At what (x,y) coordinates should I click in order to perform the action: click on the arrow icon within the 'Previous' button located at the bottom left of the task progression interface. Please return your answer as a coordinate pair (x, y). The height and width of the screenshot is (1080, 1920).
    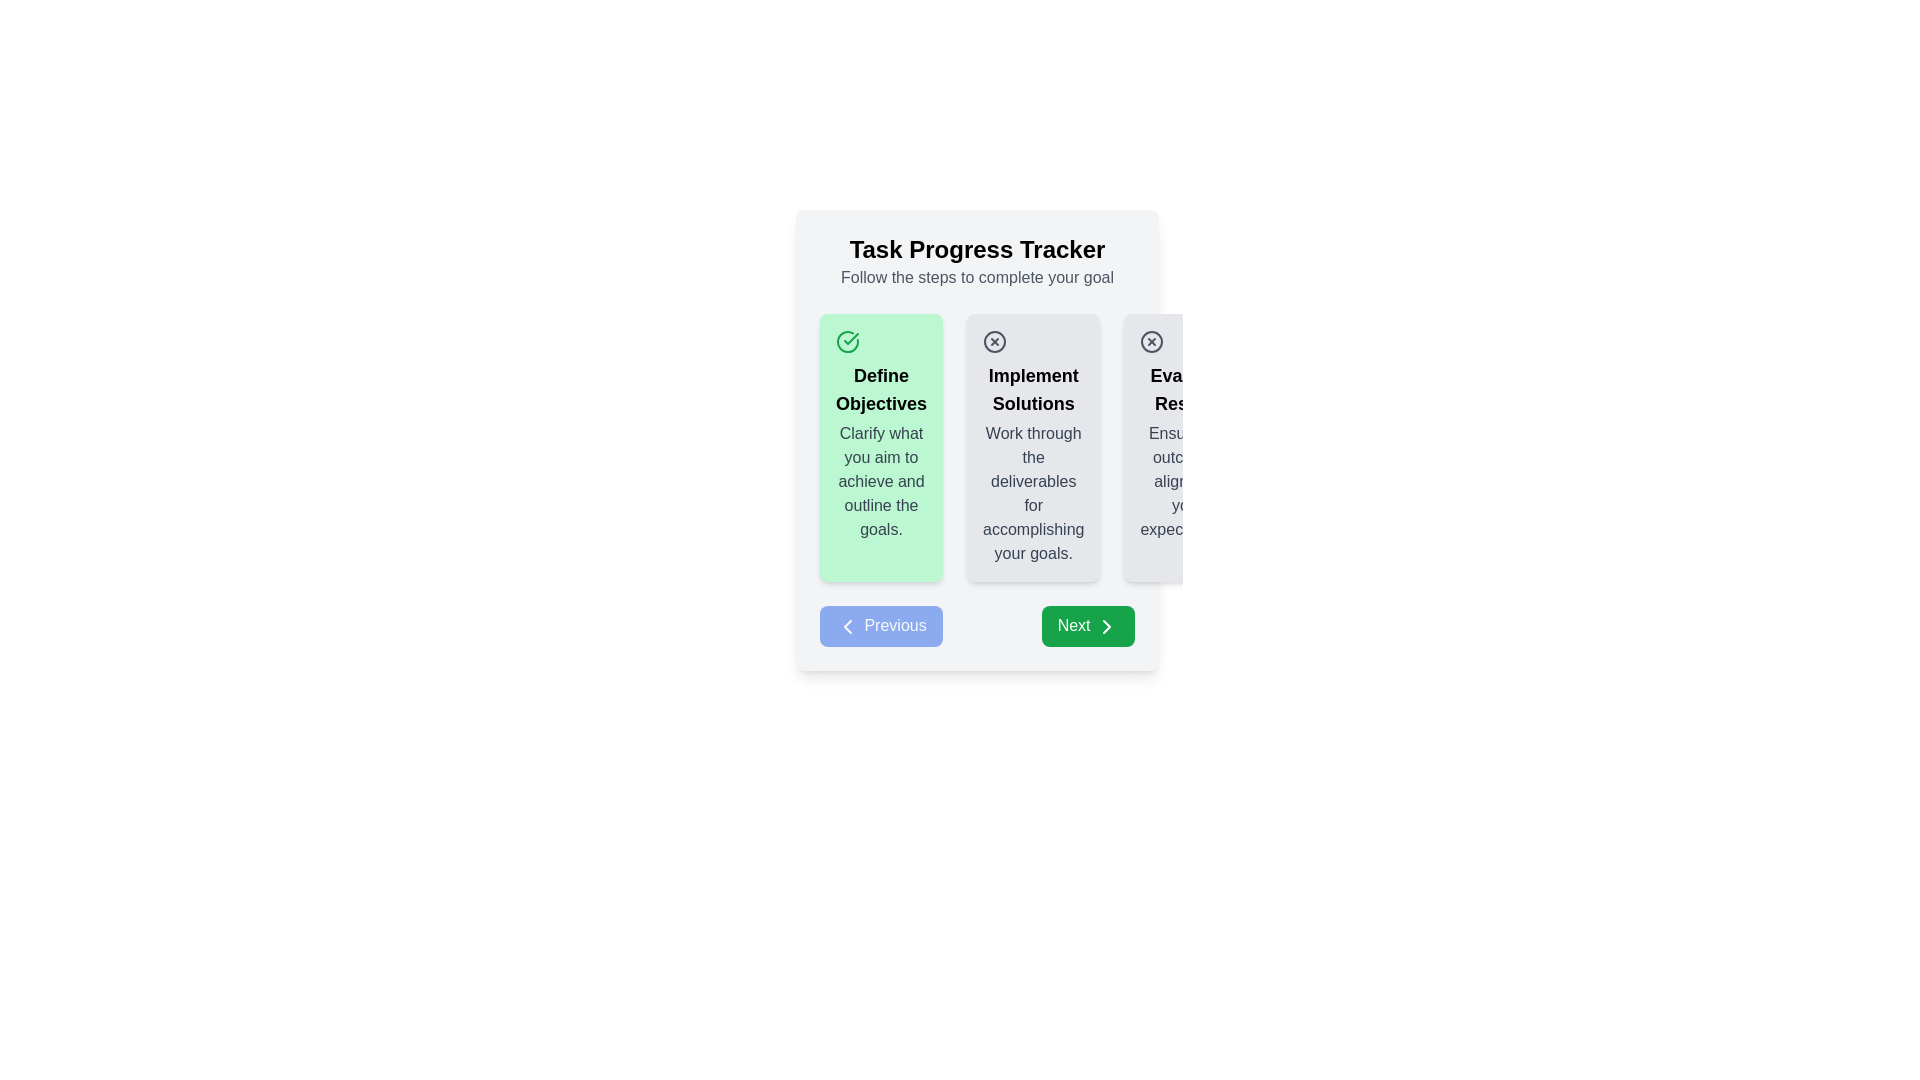
    Looking at the image, I should click on (848, 624).